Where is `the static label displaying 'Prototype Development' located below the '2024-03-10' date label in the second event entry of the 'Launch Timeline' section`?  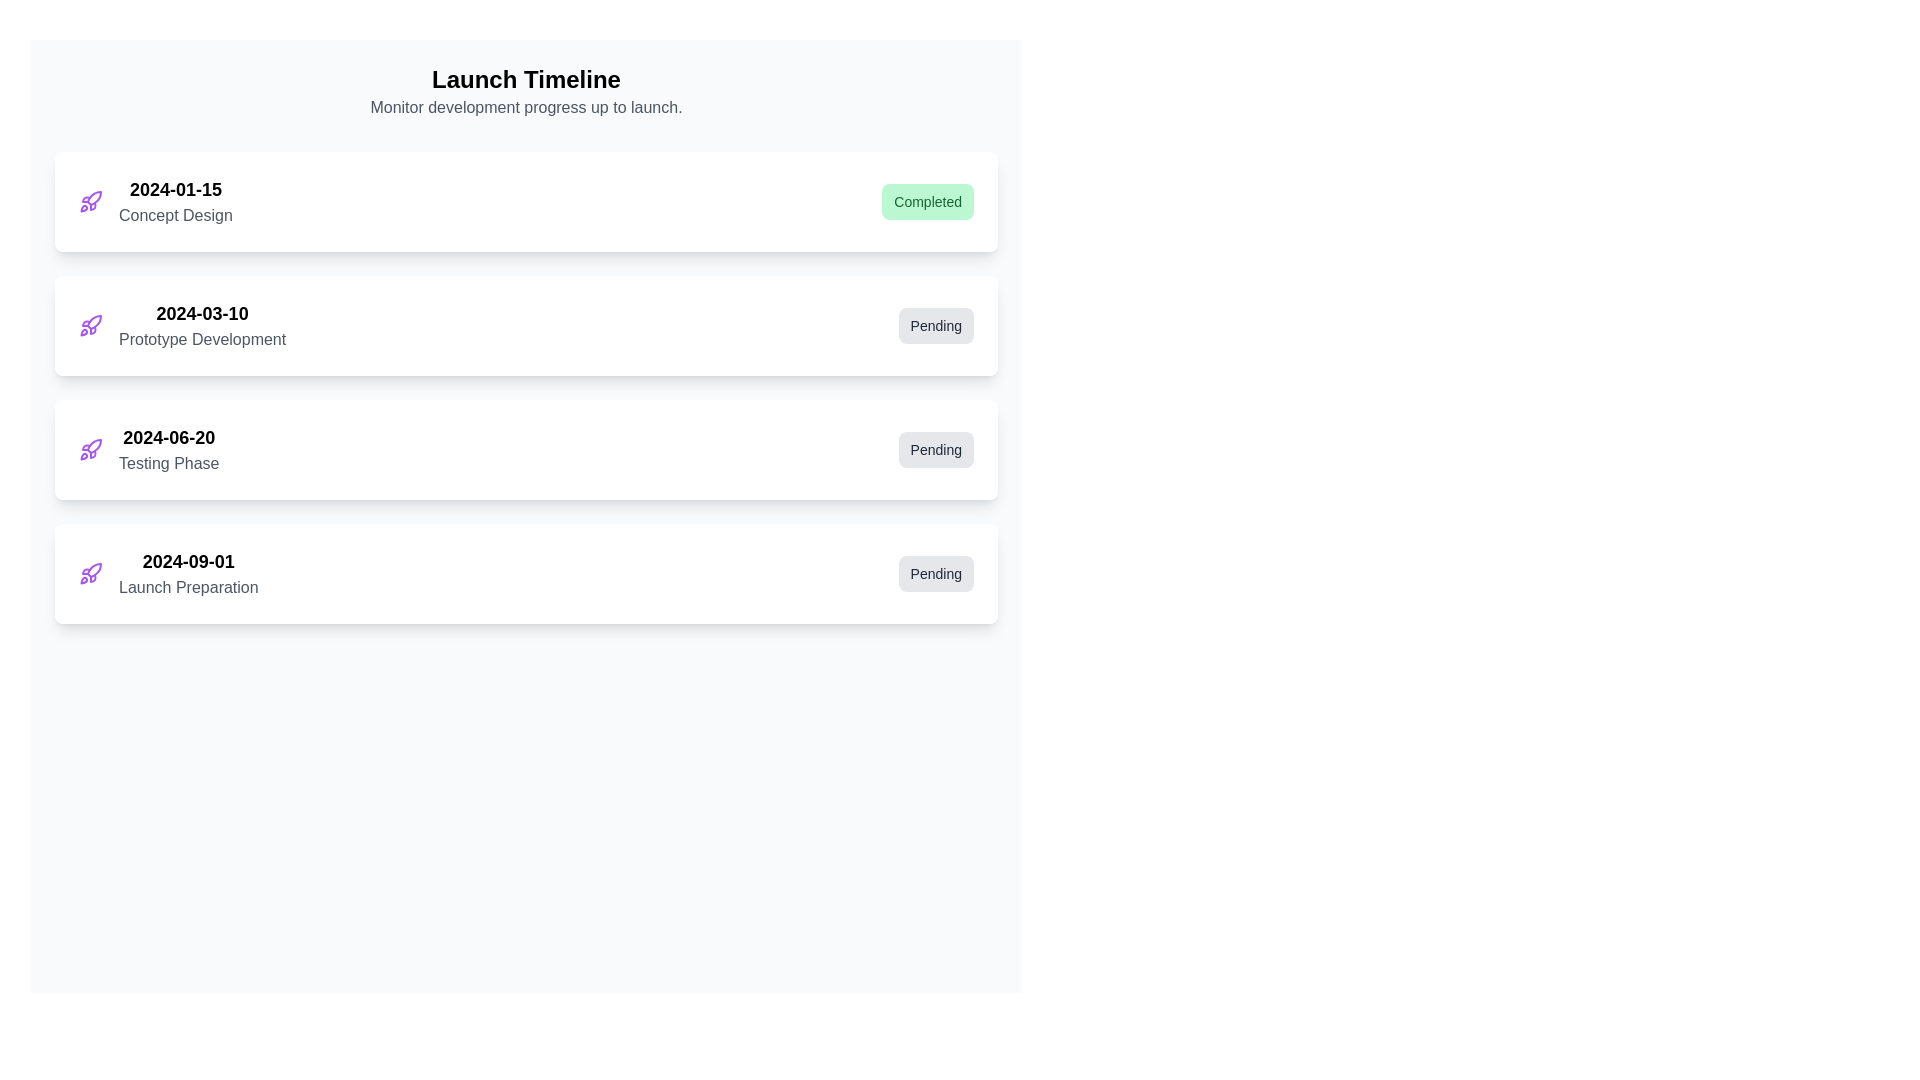 the static label displaying 'Prototype Development' located below the '2024-03-10' date label in the second event entry of the 'Launch Timeline' section is located at coordinates (202, 338).